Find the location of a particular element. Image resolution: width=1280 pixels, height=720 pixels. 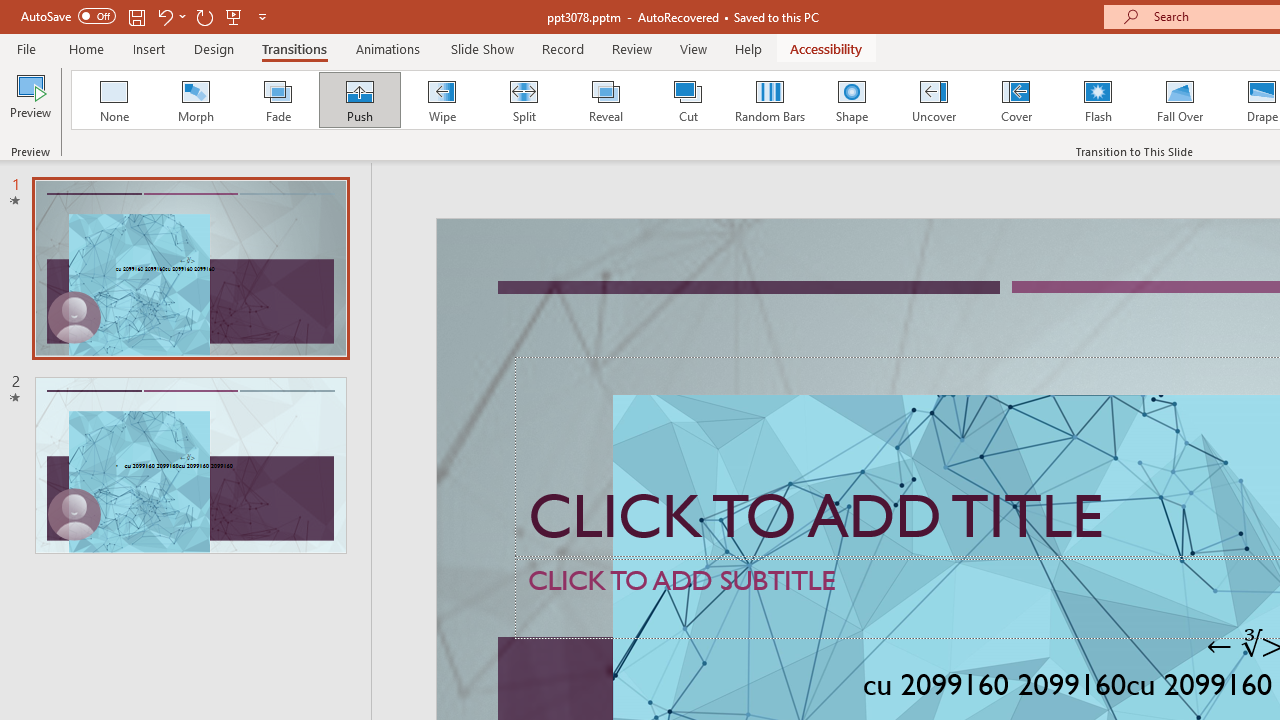

'Split' is located at coordinates (523, 100).